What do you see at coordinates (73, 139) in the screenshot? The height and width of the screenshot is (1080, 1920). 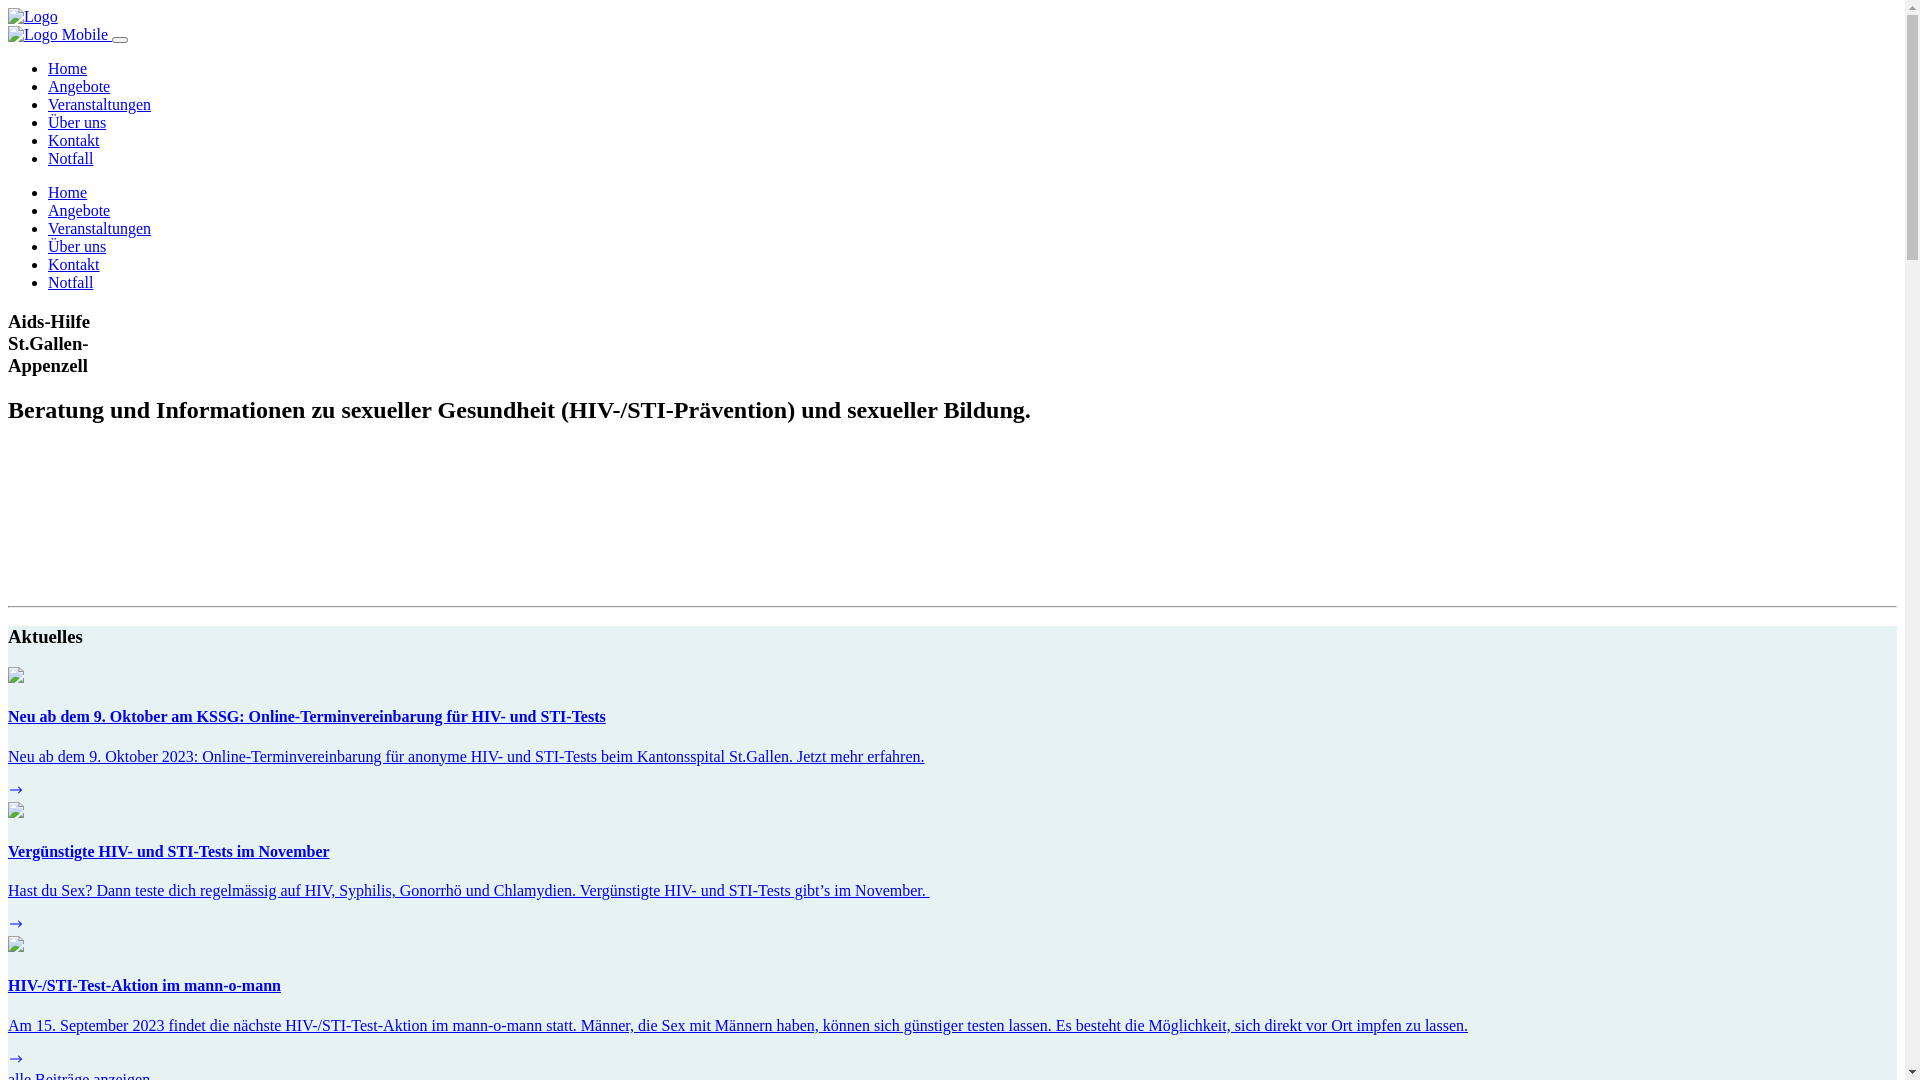 I see `'Kontakt'` at bounding box center [73, 139].